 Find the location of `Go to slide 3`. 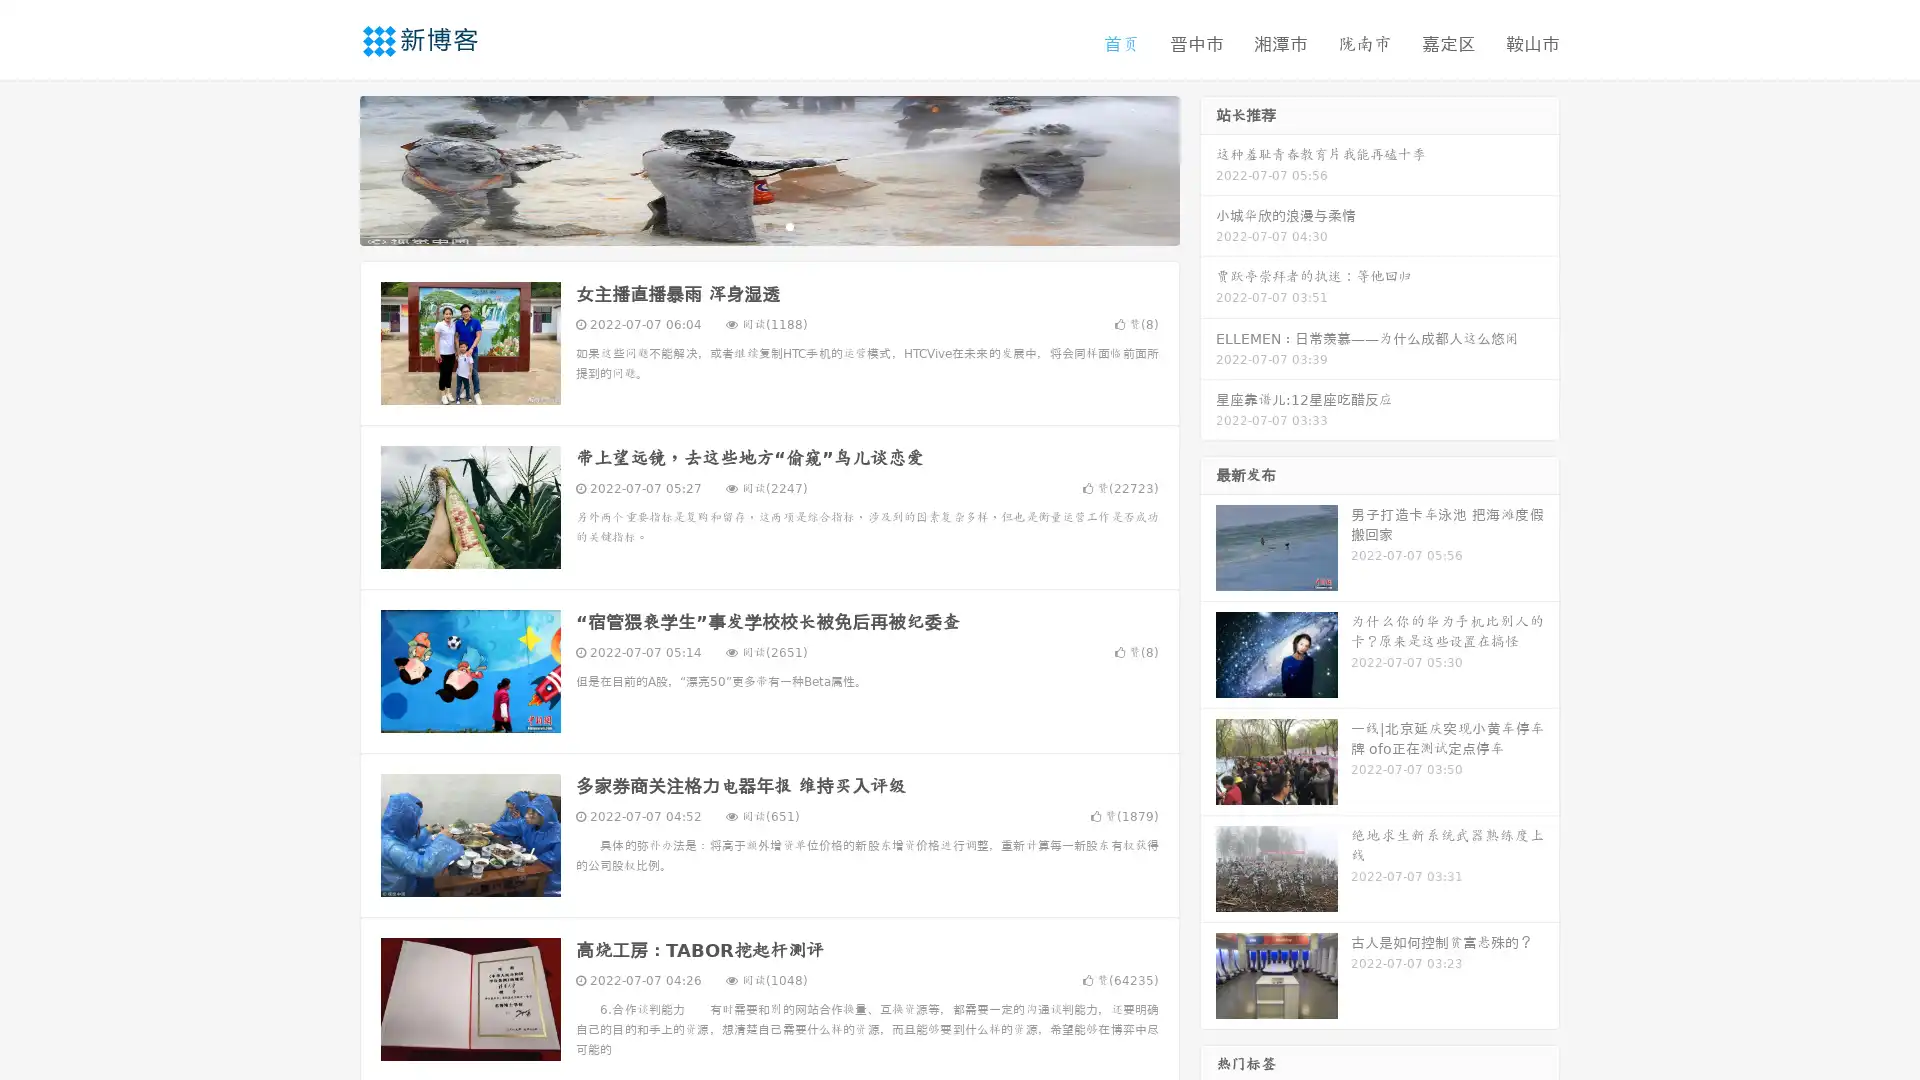

Go to slide 3 is located at coordinates (789, 225).